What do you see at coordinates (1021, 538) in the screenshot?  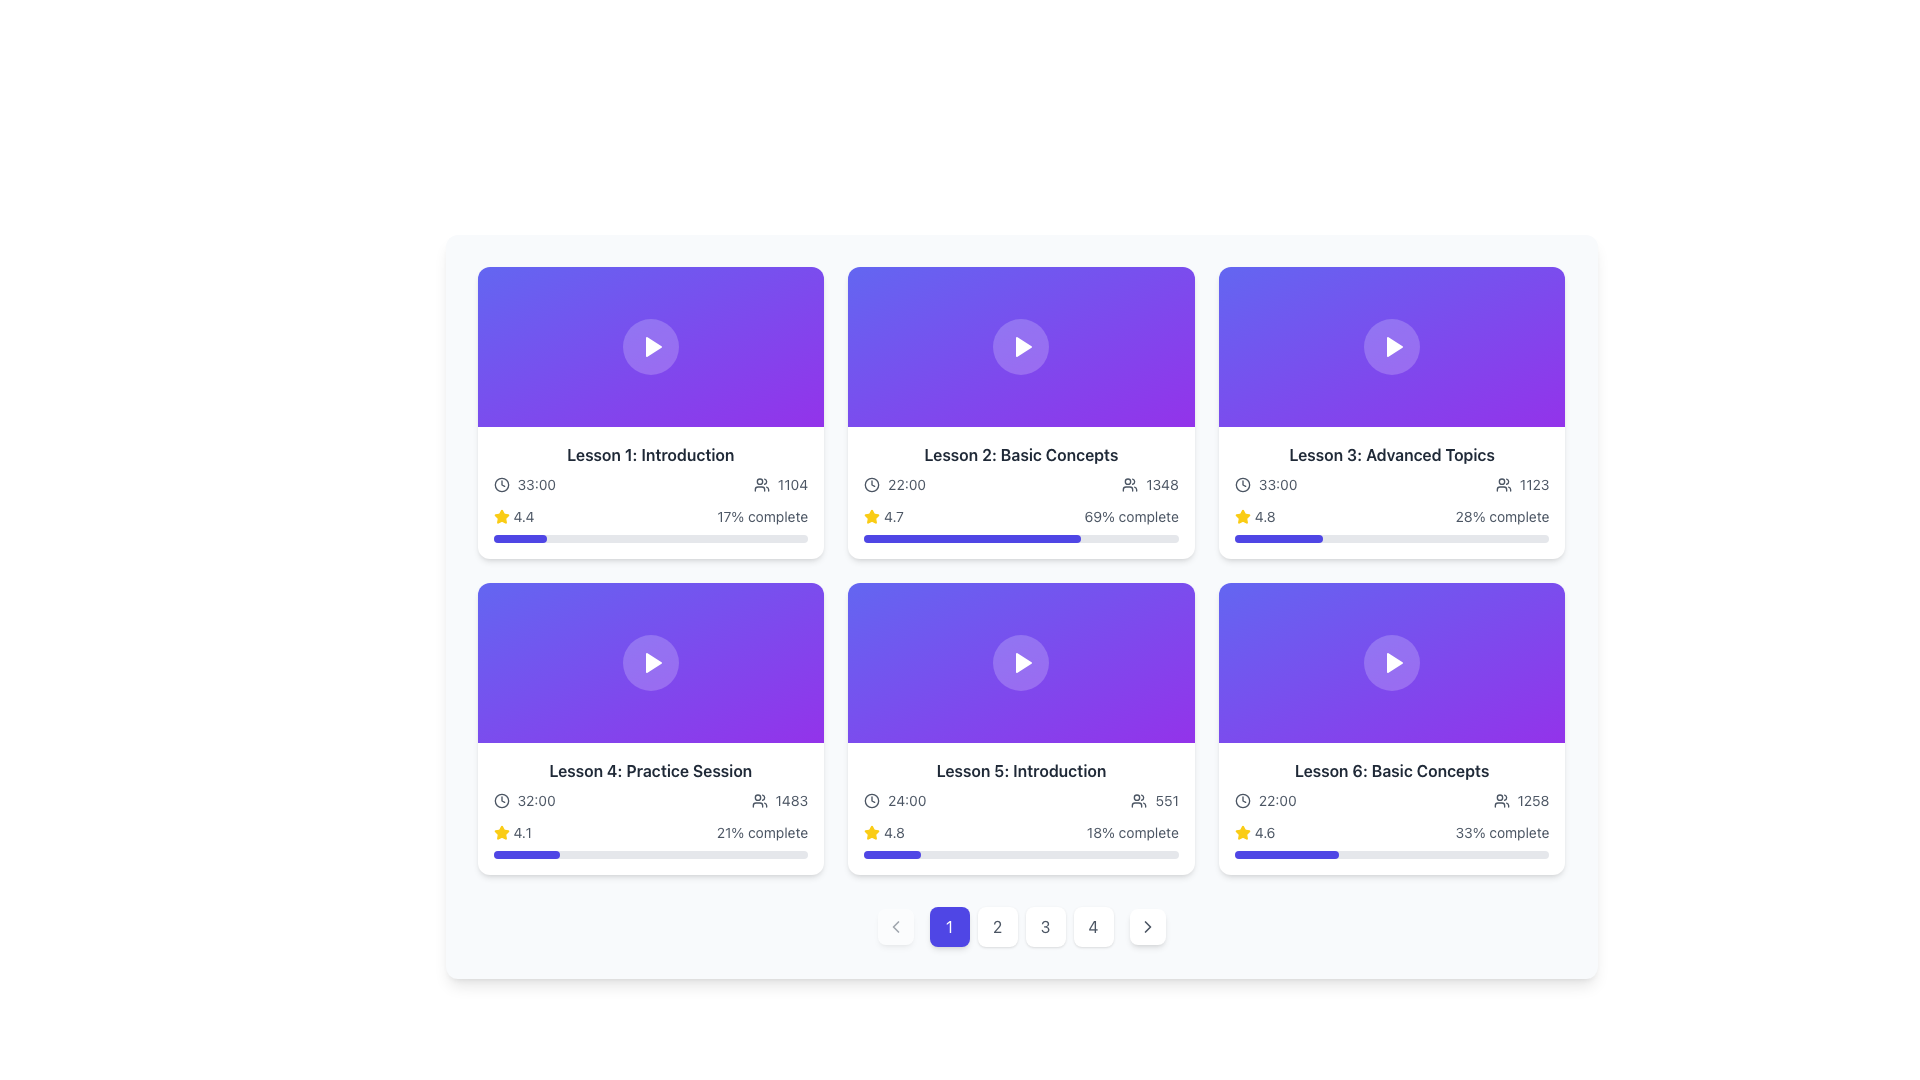 I see `the completion status of the progress bar located below the '69% complete' text in the 'Lesson 2: Basic Concepts' card` at bounding box center [1021, 538].